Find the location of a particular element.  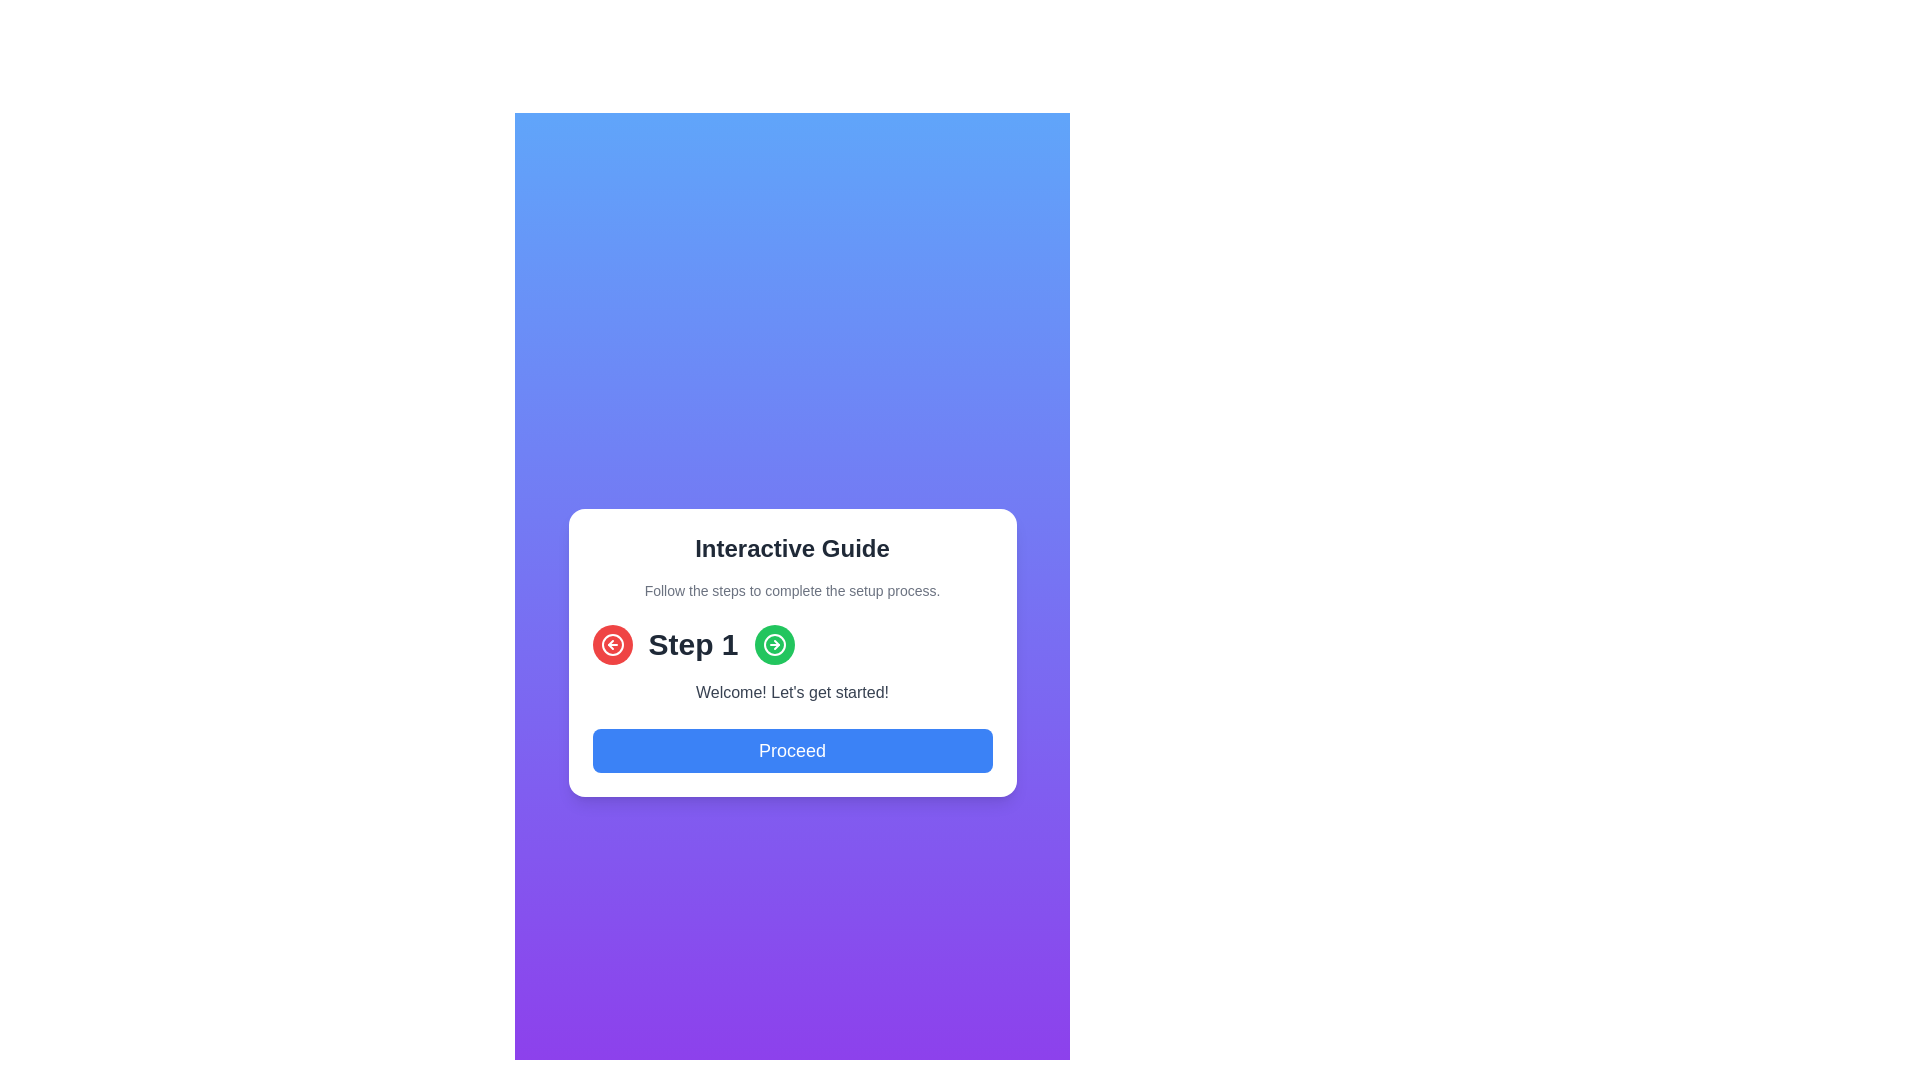

the icon button representing a backward or undo action located near the top-left corner of the central white dialog box, adjacent is located at coordinates (611, 644).